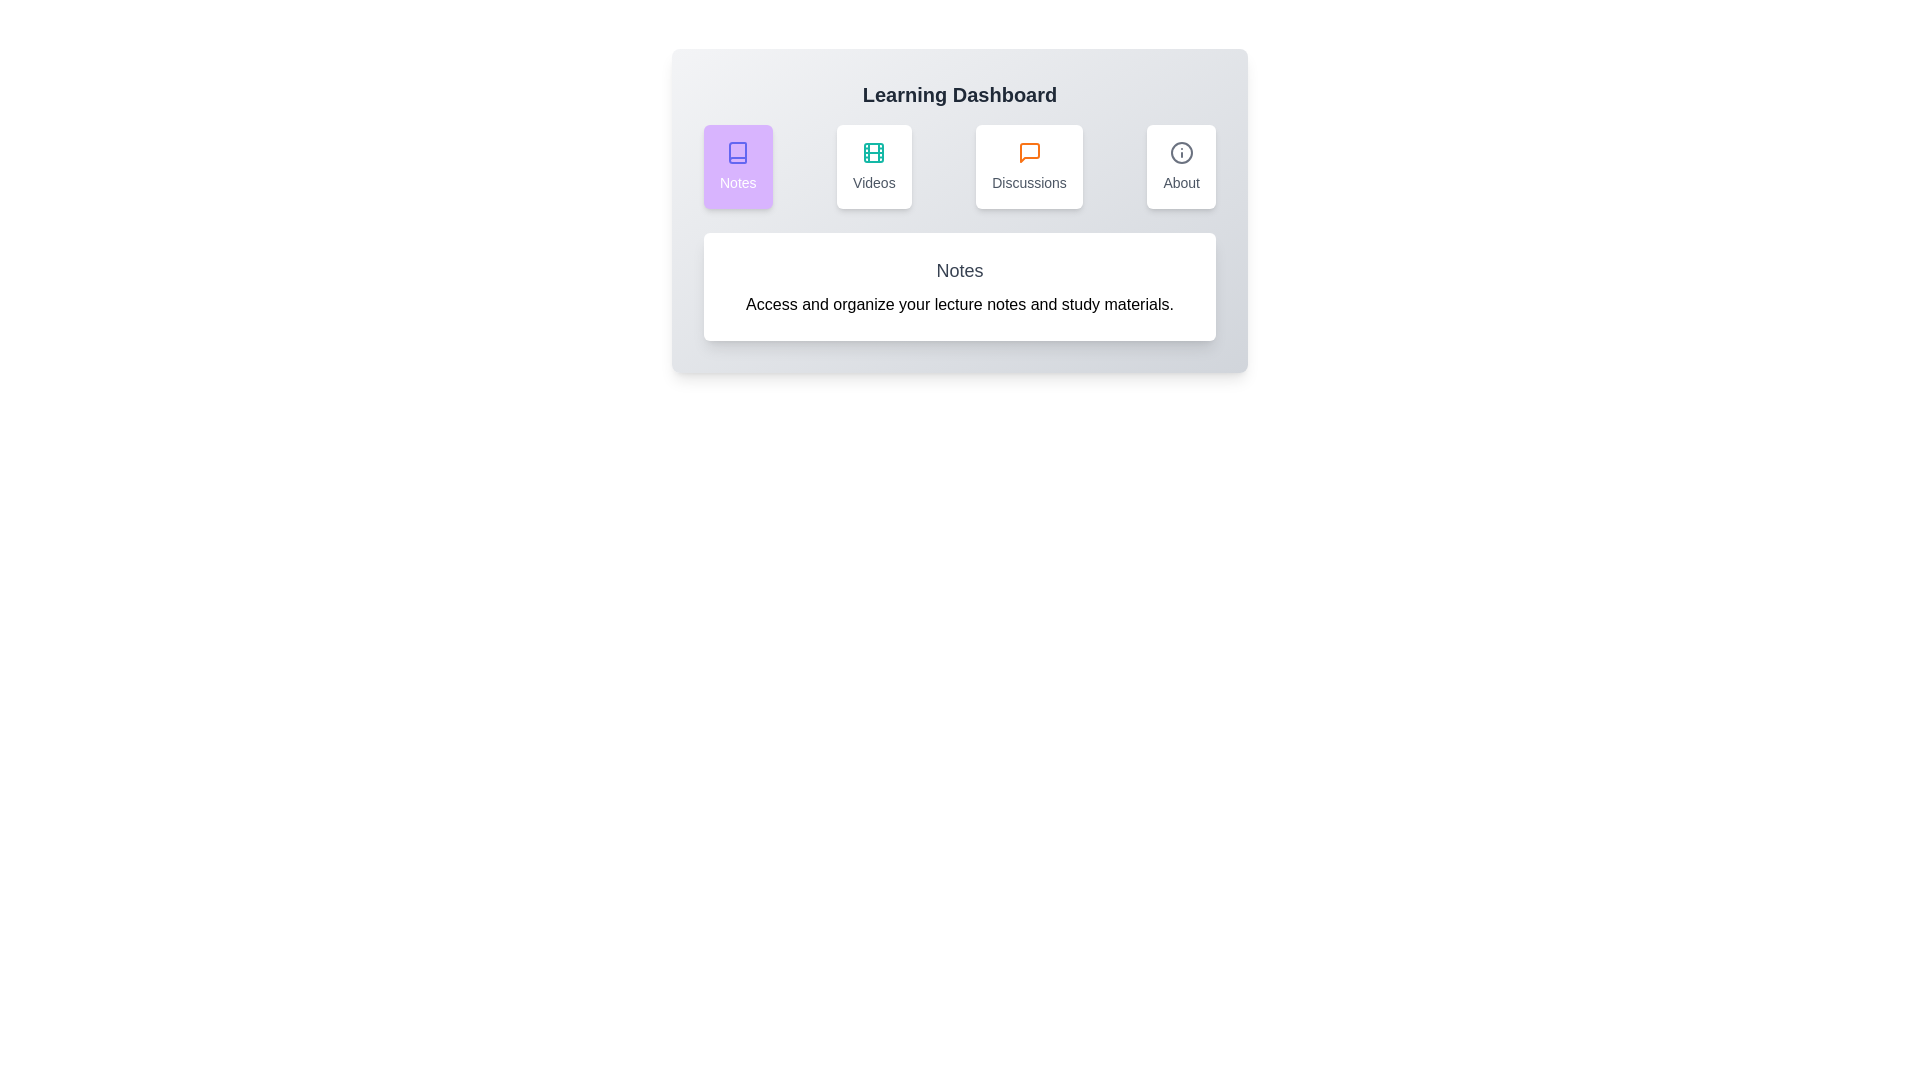 This screenshot has width=1920, height=1080. Describe the element at coordinates (1028, 165) in the screenshot. I see `the Discussions tab by clicking on its corresponding button` at that location.